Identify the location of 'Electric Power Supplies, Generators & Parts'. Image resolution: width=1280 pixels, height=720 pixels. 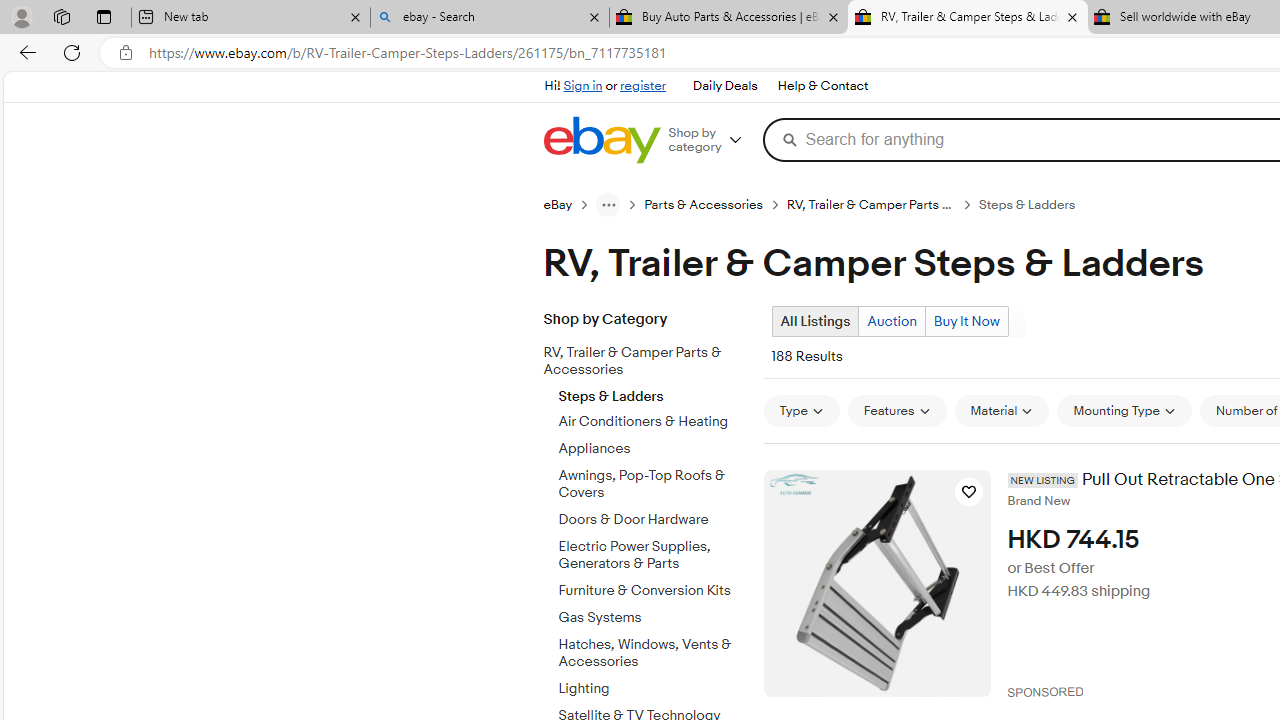
(653, 551).